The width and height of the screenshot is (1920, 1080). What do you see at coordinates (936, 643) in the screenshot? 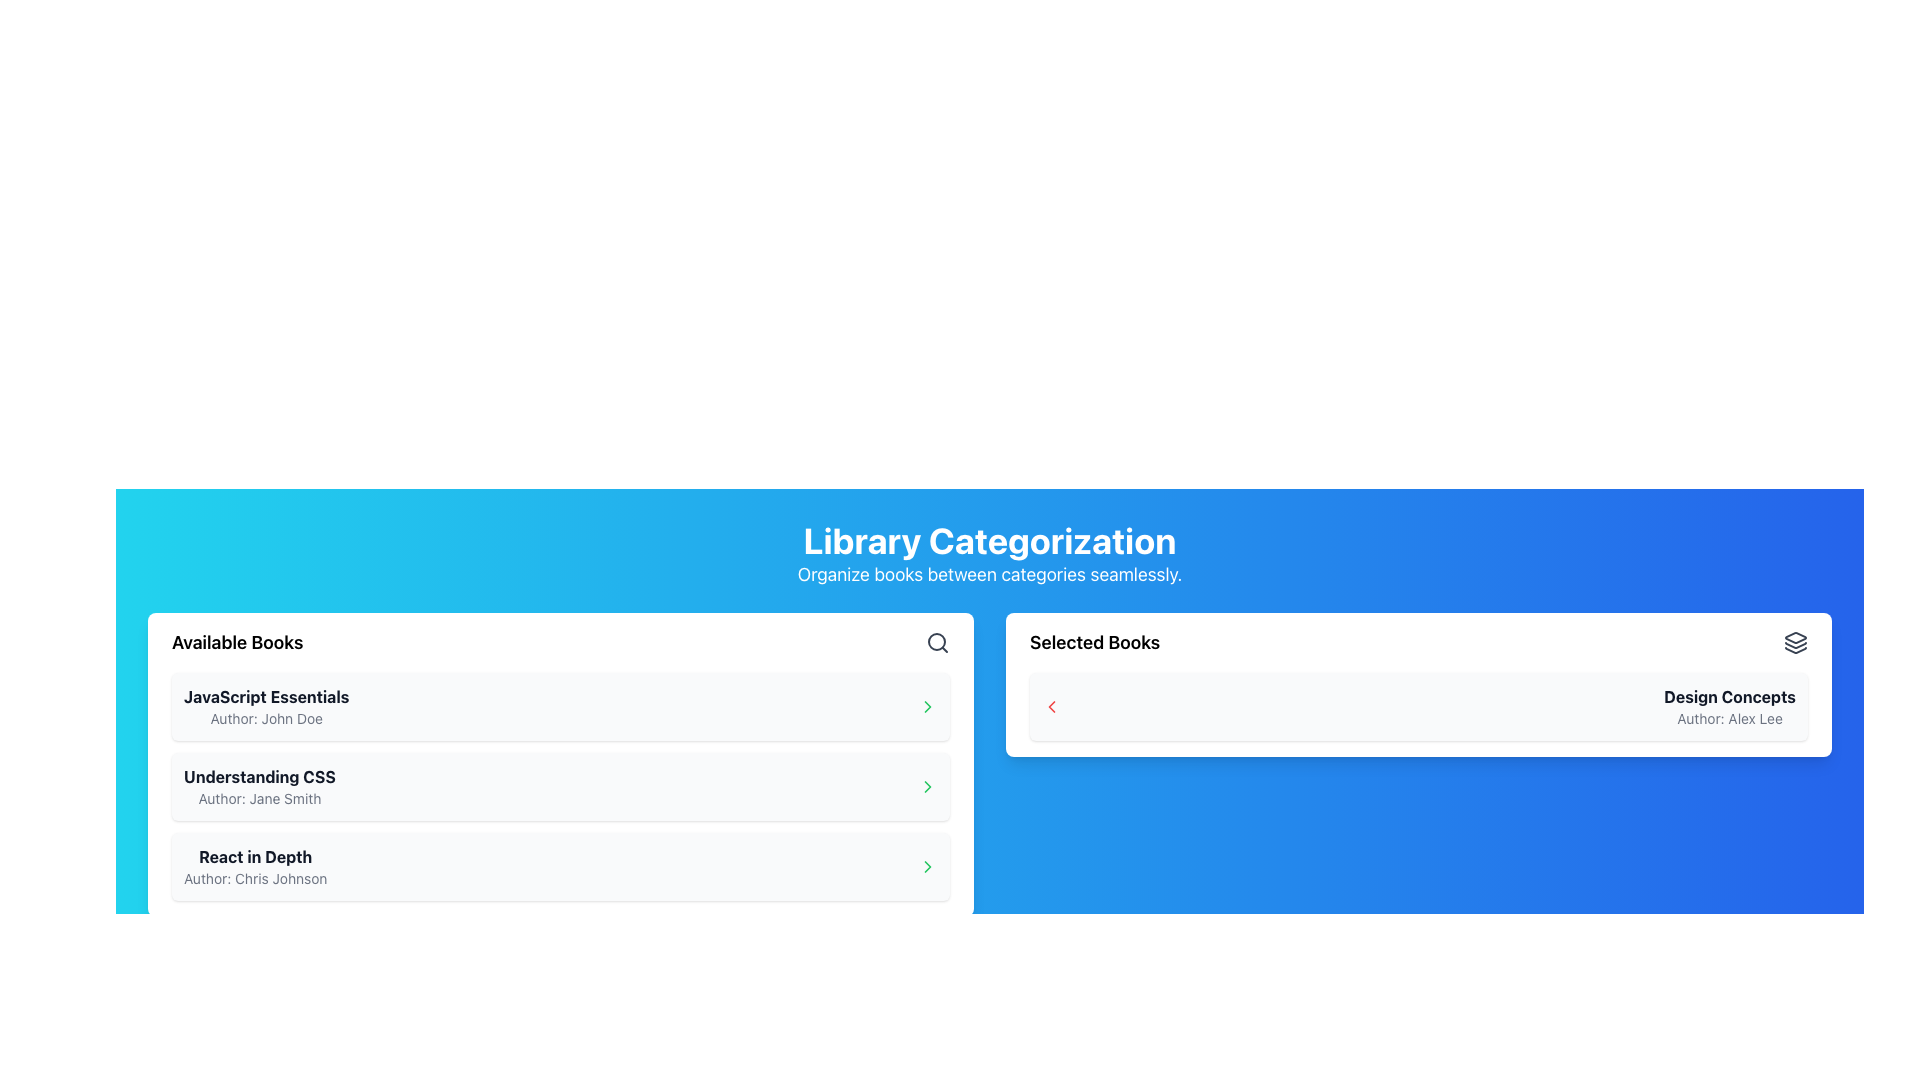
I see `the magnifying glass icon located` at bounding box center [936, 643].